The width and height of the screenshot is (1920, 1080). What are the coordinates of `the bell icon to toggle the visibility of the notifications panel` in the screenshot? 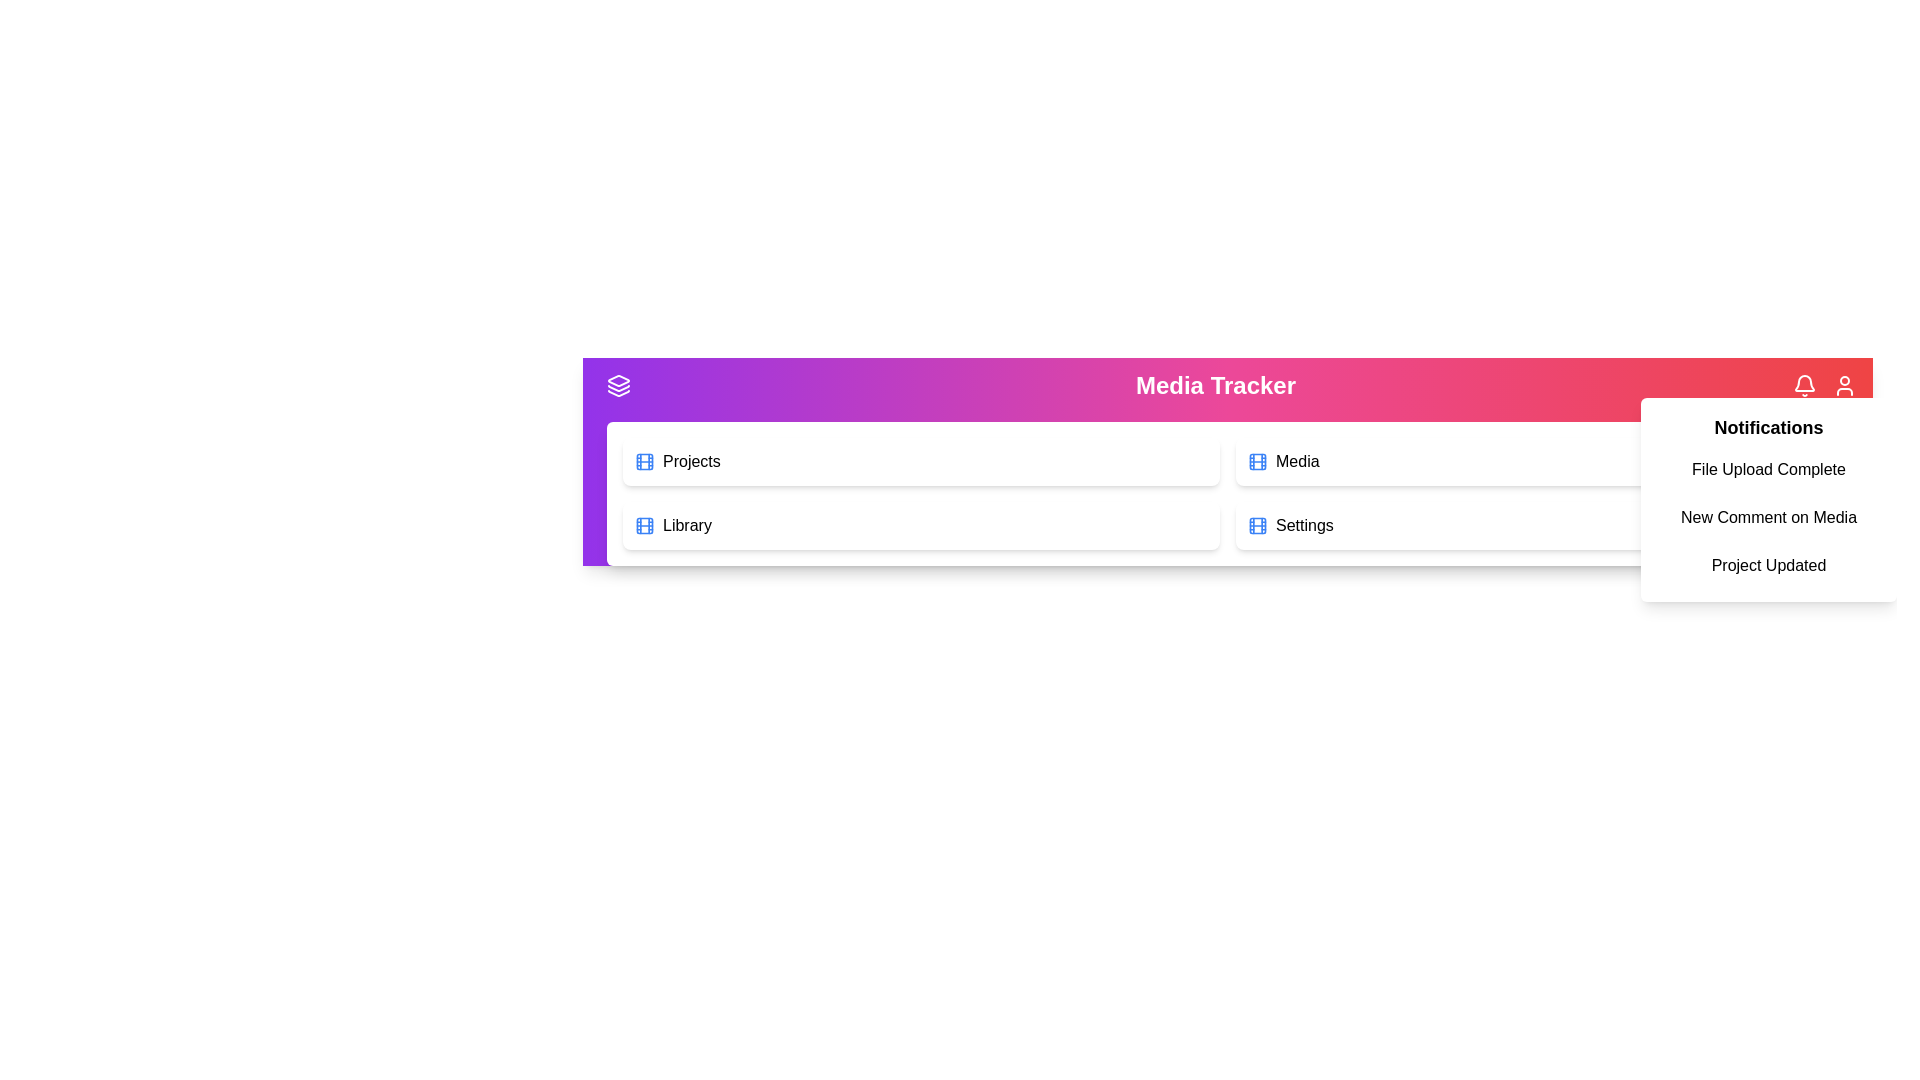 It's located at (1804, 385).